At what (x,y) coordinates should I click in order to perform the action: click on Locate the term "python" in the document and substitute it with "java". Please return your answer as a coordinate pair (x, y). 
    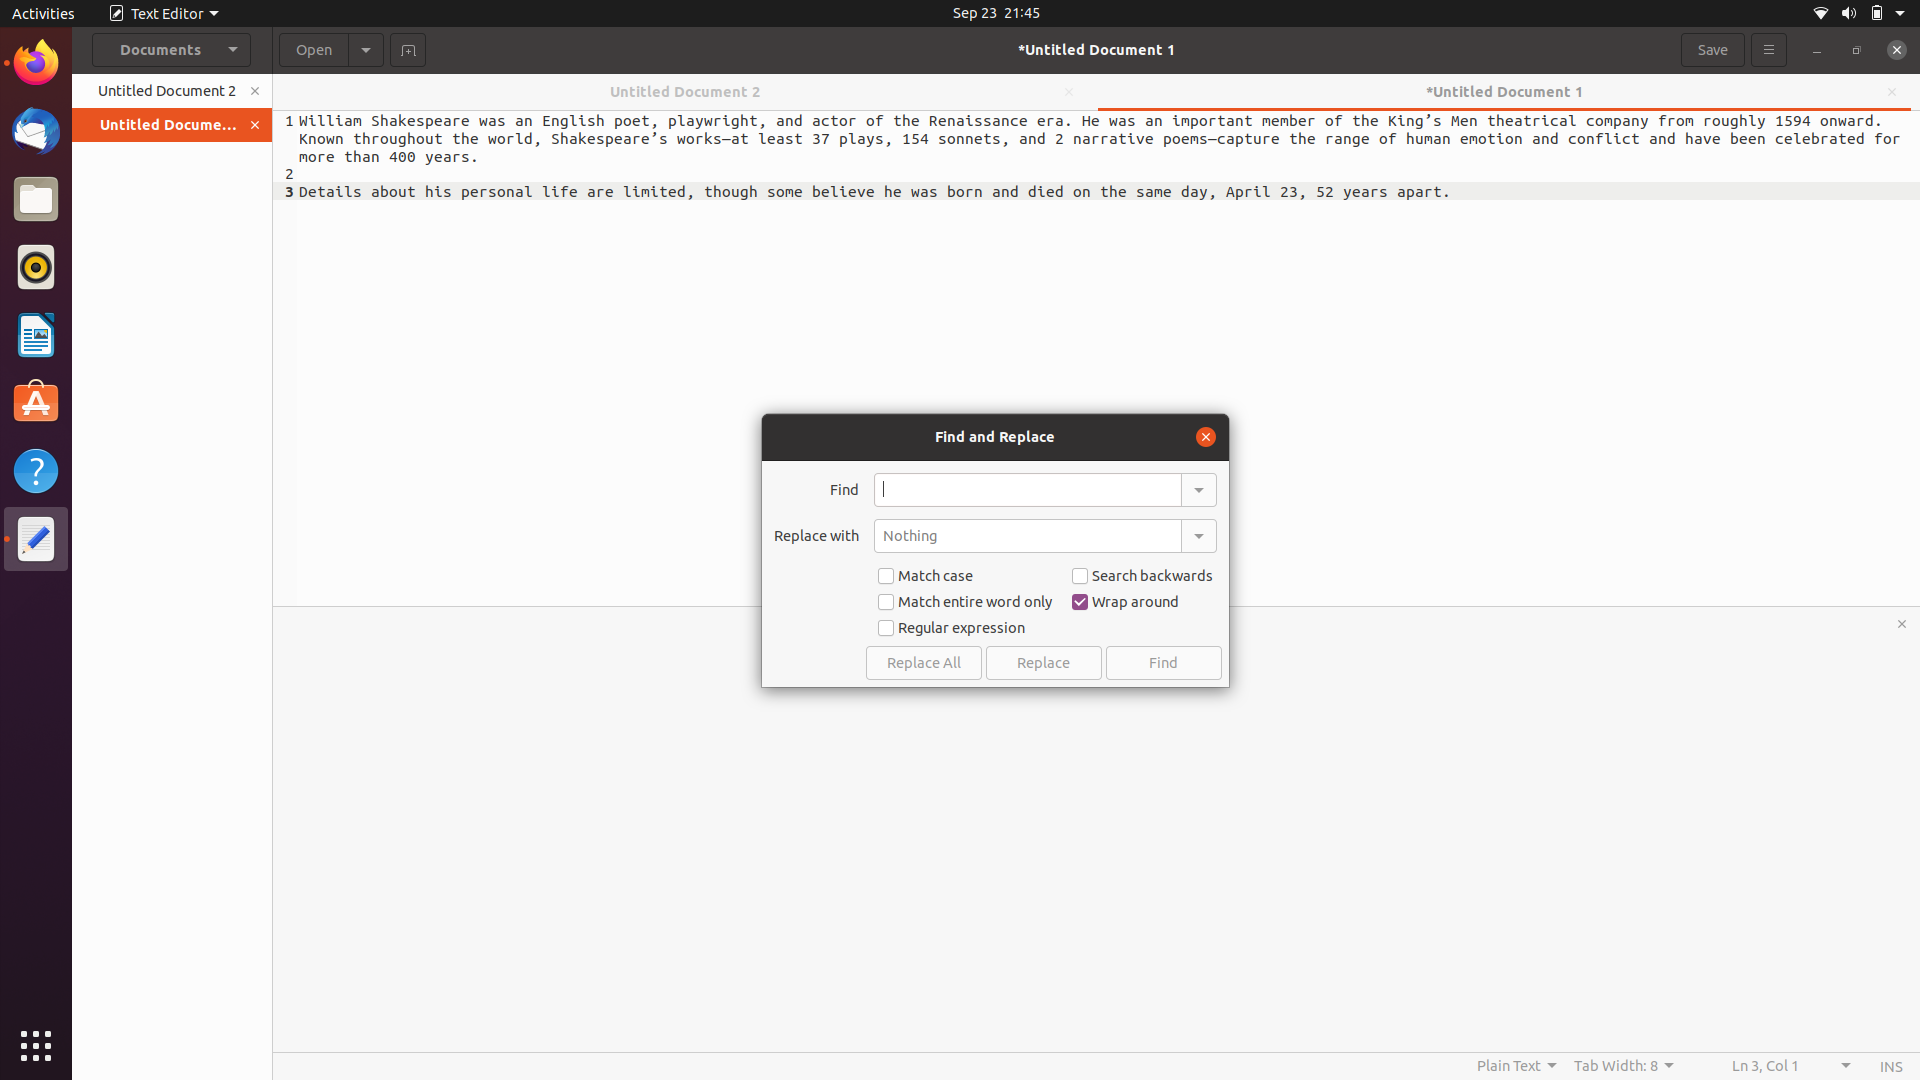
    Looking at the image, I should click on (1027, 489).